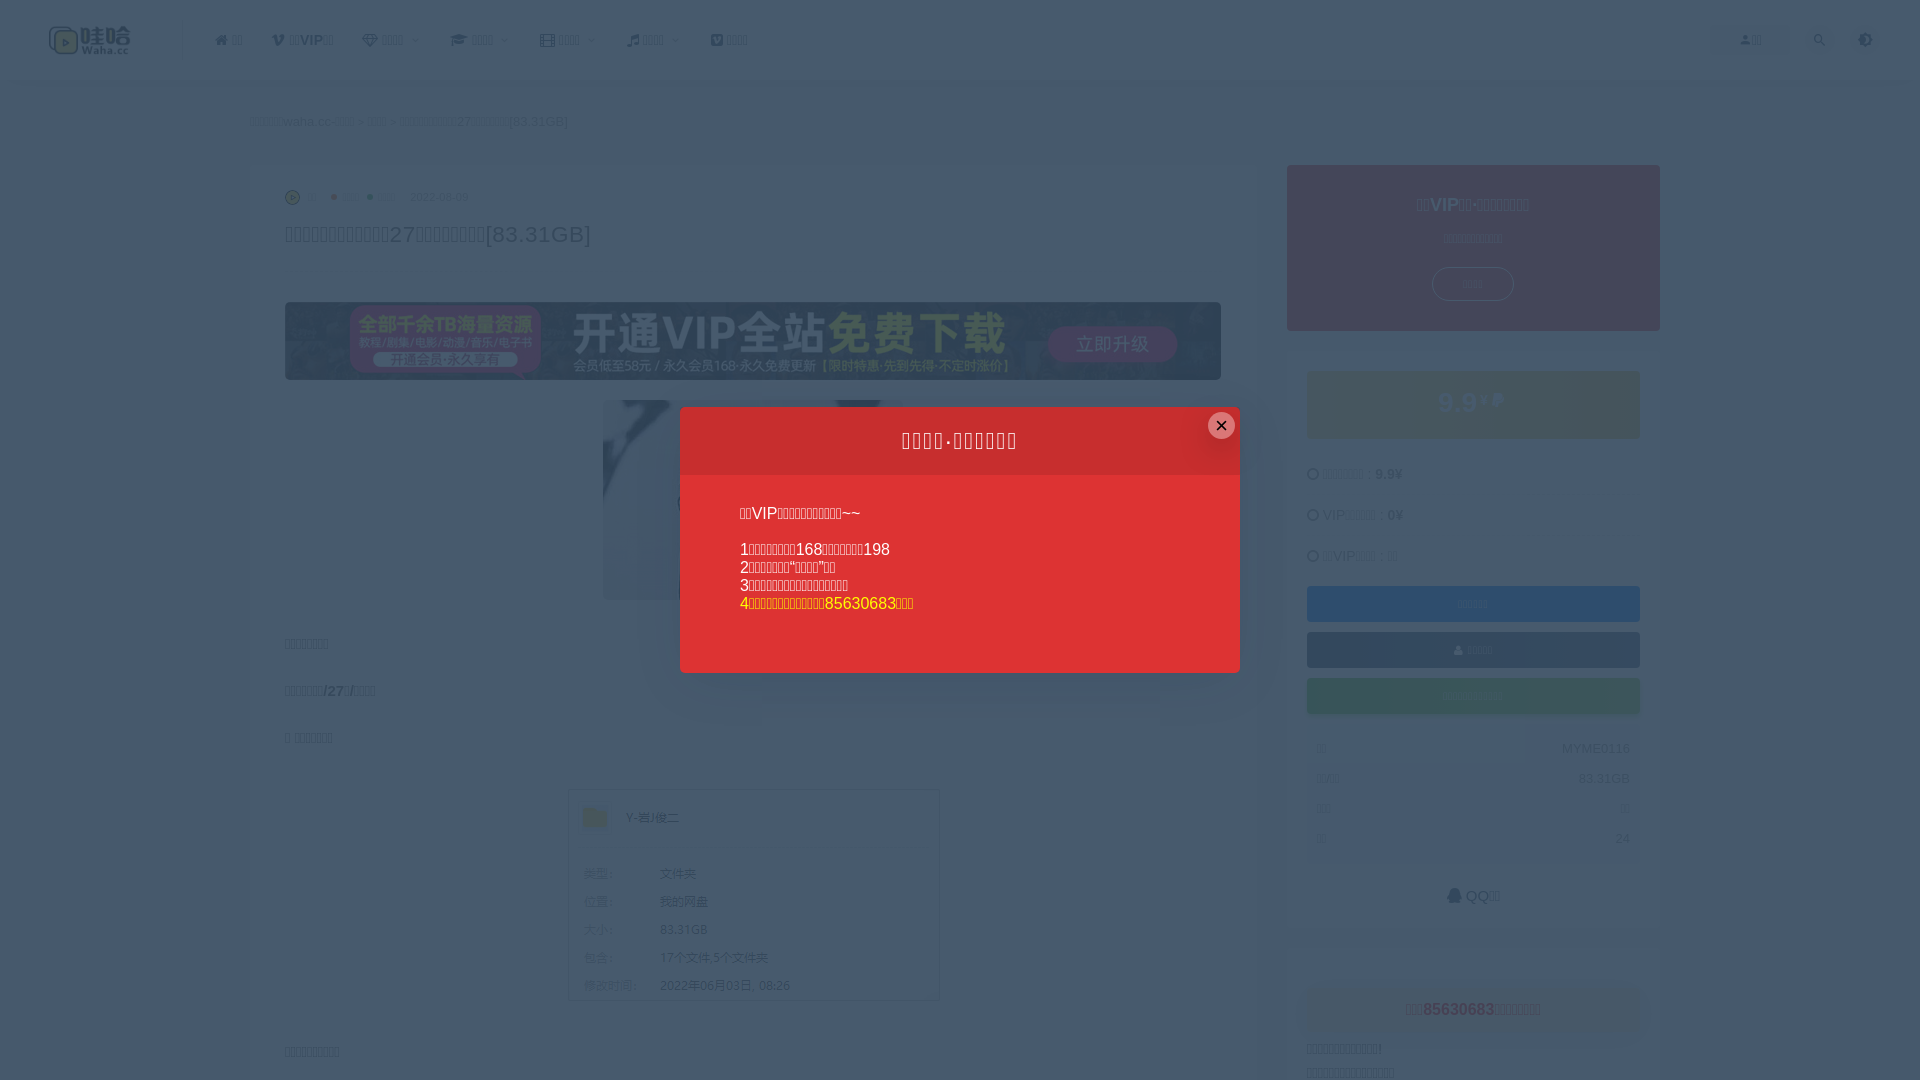 Image resolution: width=1920 pixels, height=1080 pixels. I want to click on '2022-08-09', so click(408, 196).